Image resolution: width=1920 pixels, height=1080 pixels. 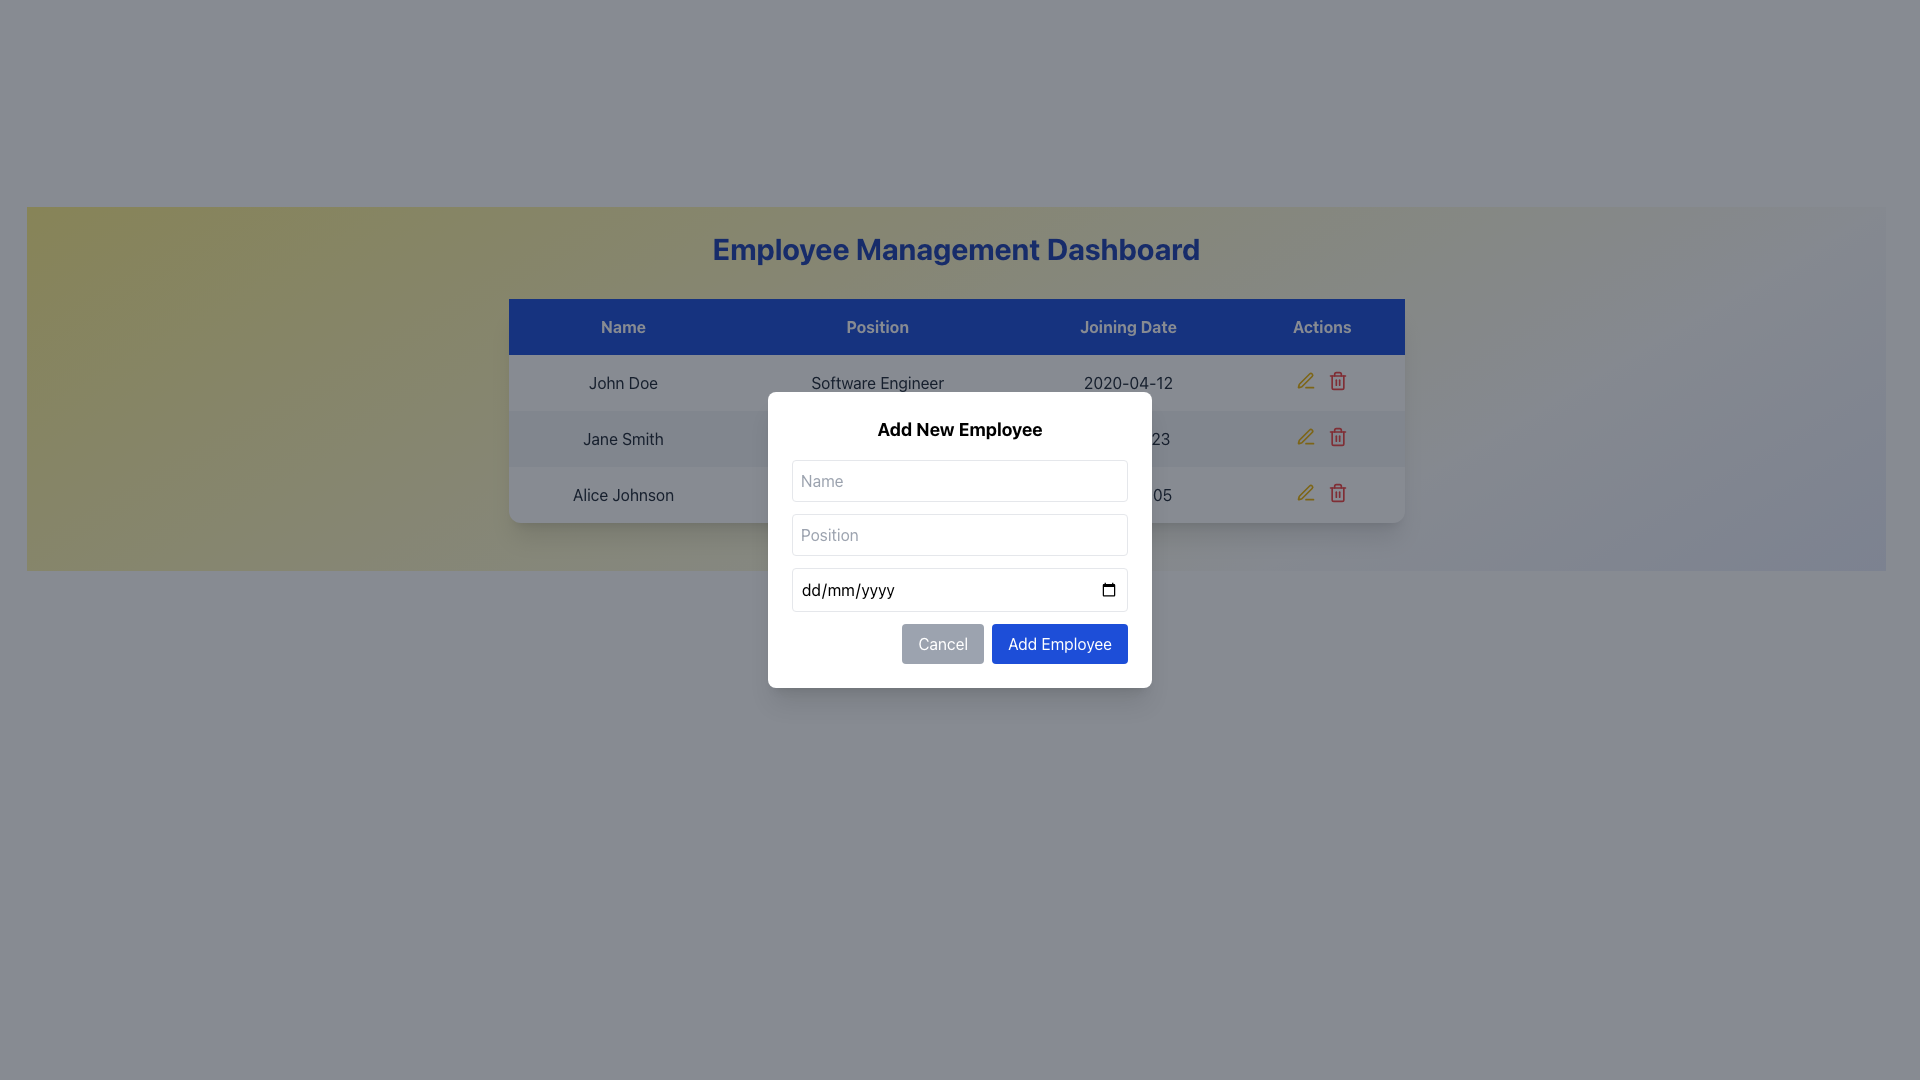 What do you see at coordinates (1305, 435) in the screenshot?
I see `the pencil-shaped icon in the Actions column of the second row, corresponding to the entry 'Jane Smith'` at bounding box center [1305, 435].